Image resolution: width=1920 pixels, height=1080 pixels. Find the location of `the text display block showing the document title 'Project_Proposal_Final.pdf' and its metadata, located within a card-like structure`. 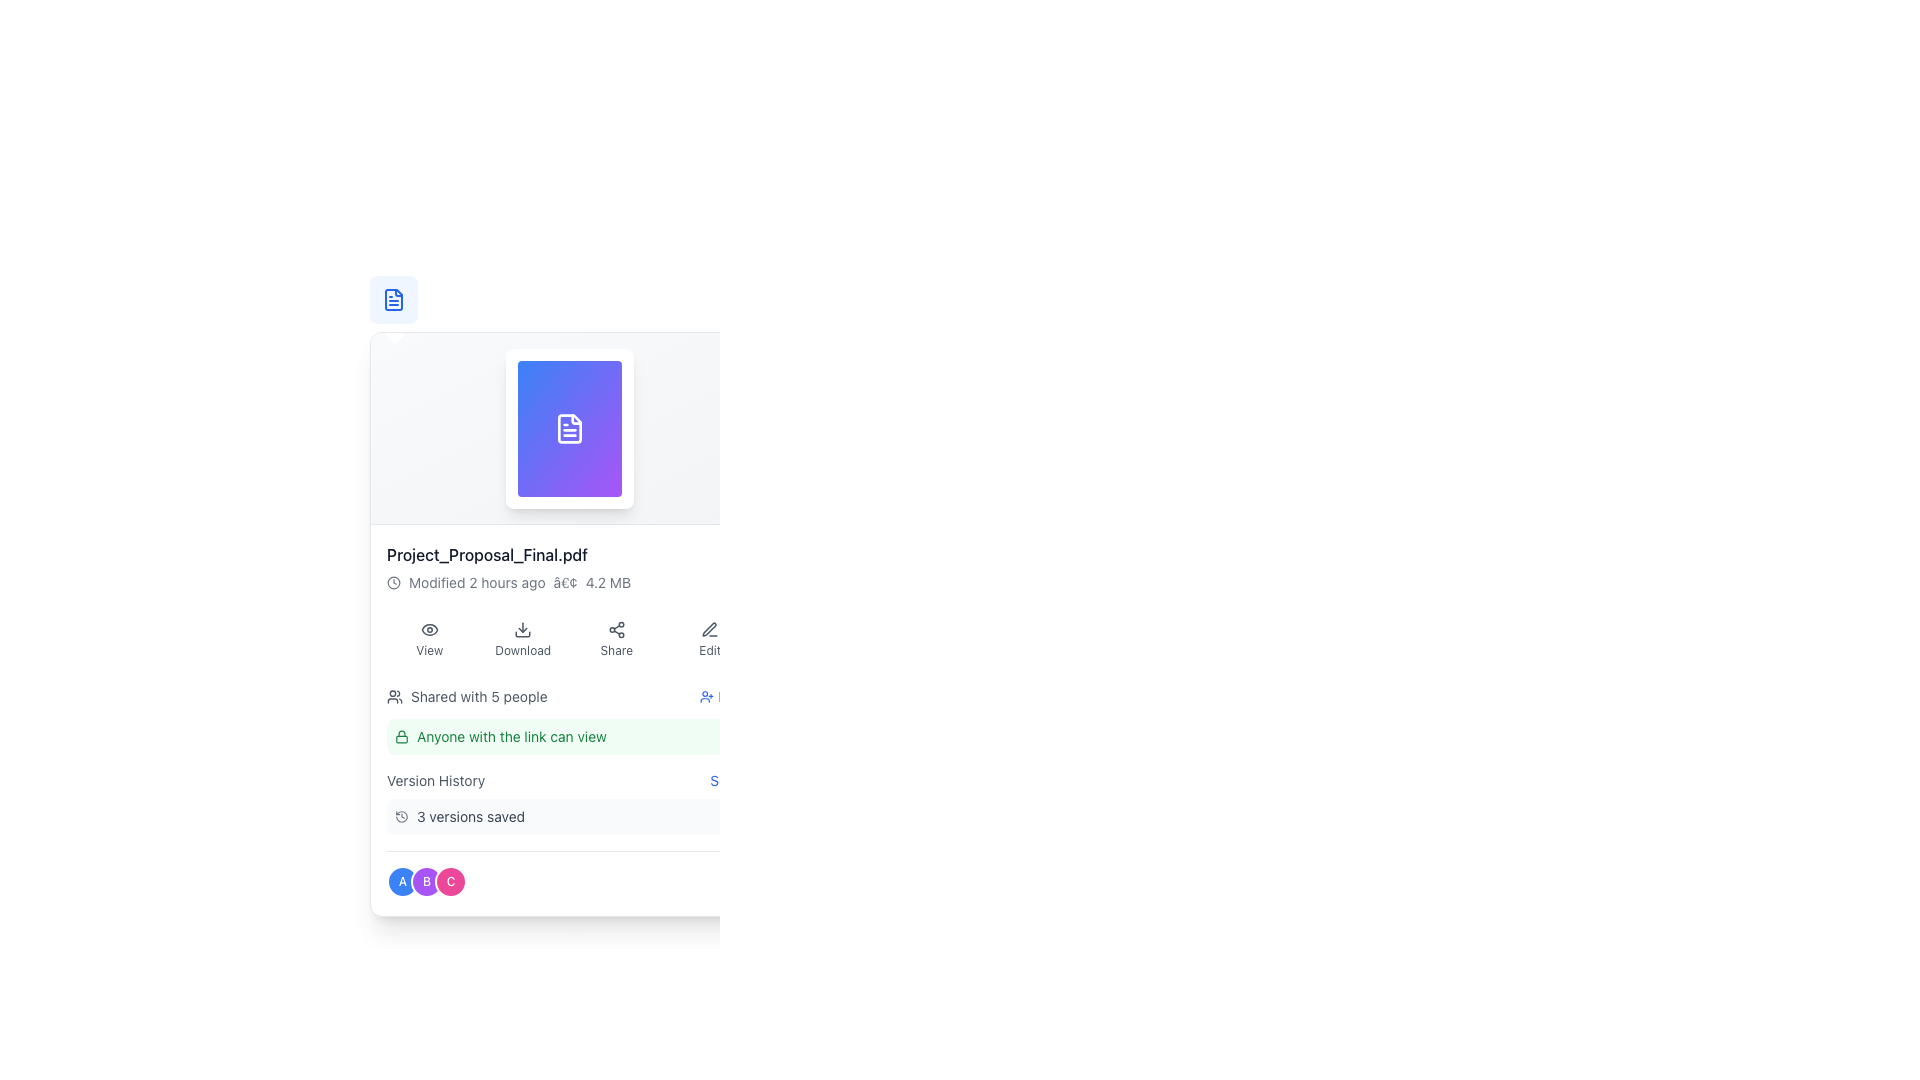

the text display block showing the document title 'Project_Proposal_Final.pdf' and its metadata, located within a card-like structure is located at coordinates (569, 567).